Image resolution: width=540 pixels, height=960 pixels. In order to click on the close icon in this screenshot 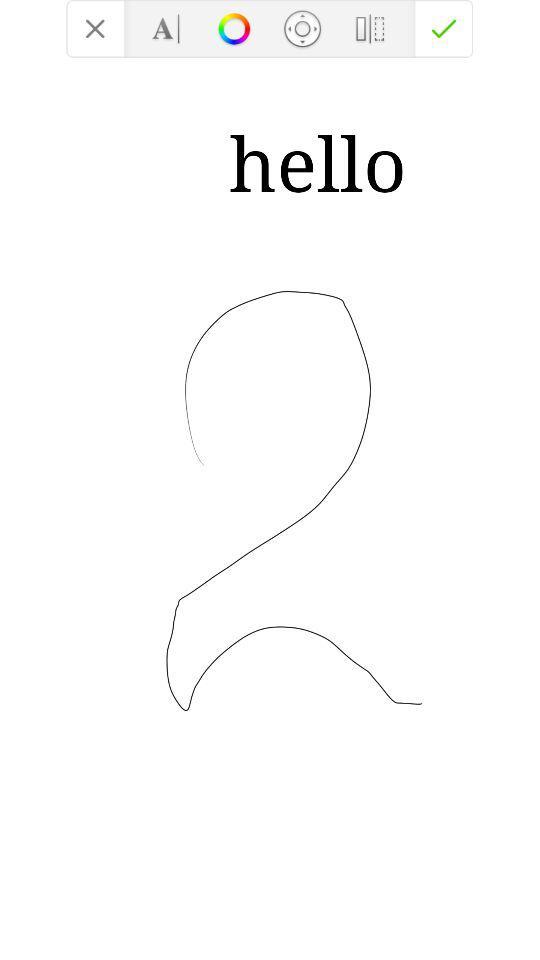, I will do `click(94, 27)`.